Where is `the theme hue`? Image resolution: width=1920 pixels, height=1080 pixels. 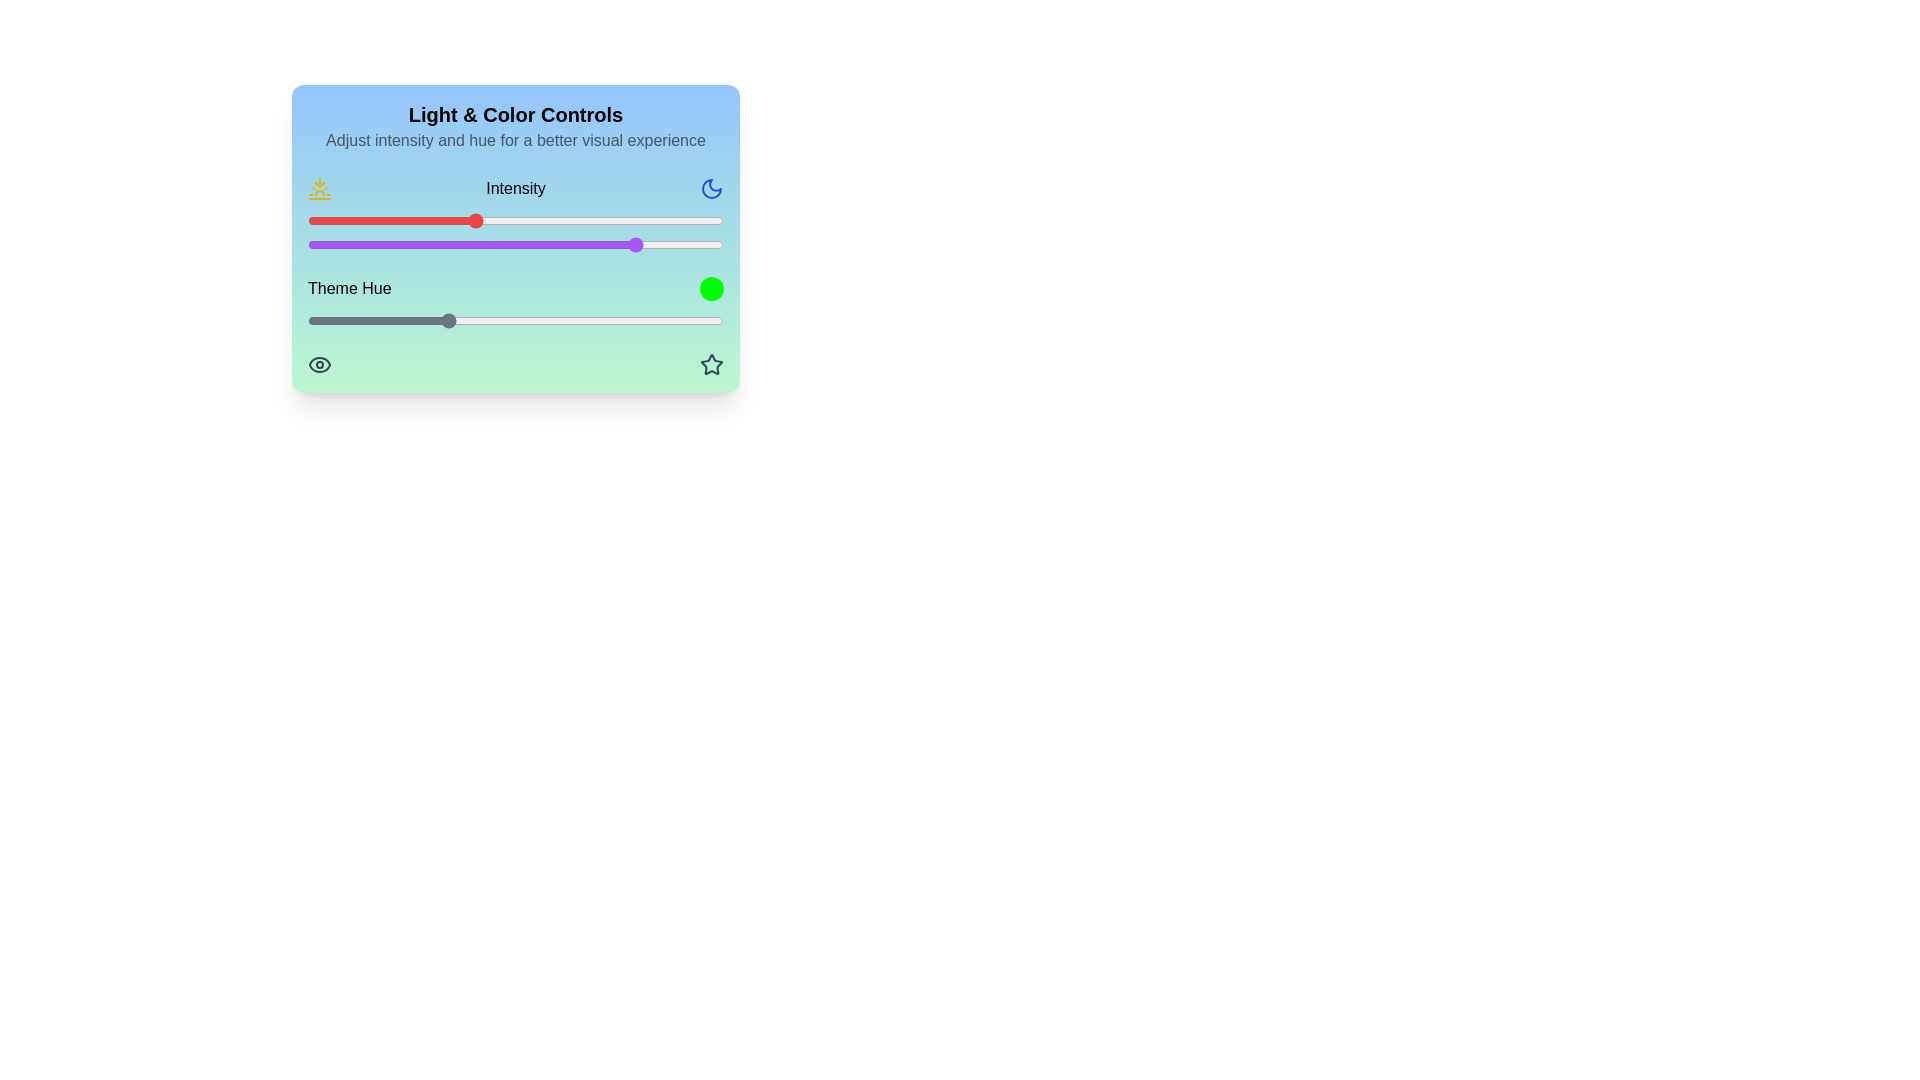
the theme hue is located at coordinates (513, 319).